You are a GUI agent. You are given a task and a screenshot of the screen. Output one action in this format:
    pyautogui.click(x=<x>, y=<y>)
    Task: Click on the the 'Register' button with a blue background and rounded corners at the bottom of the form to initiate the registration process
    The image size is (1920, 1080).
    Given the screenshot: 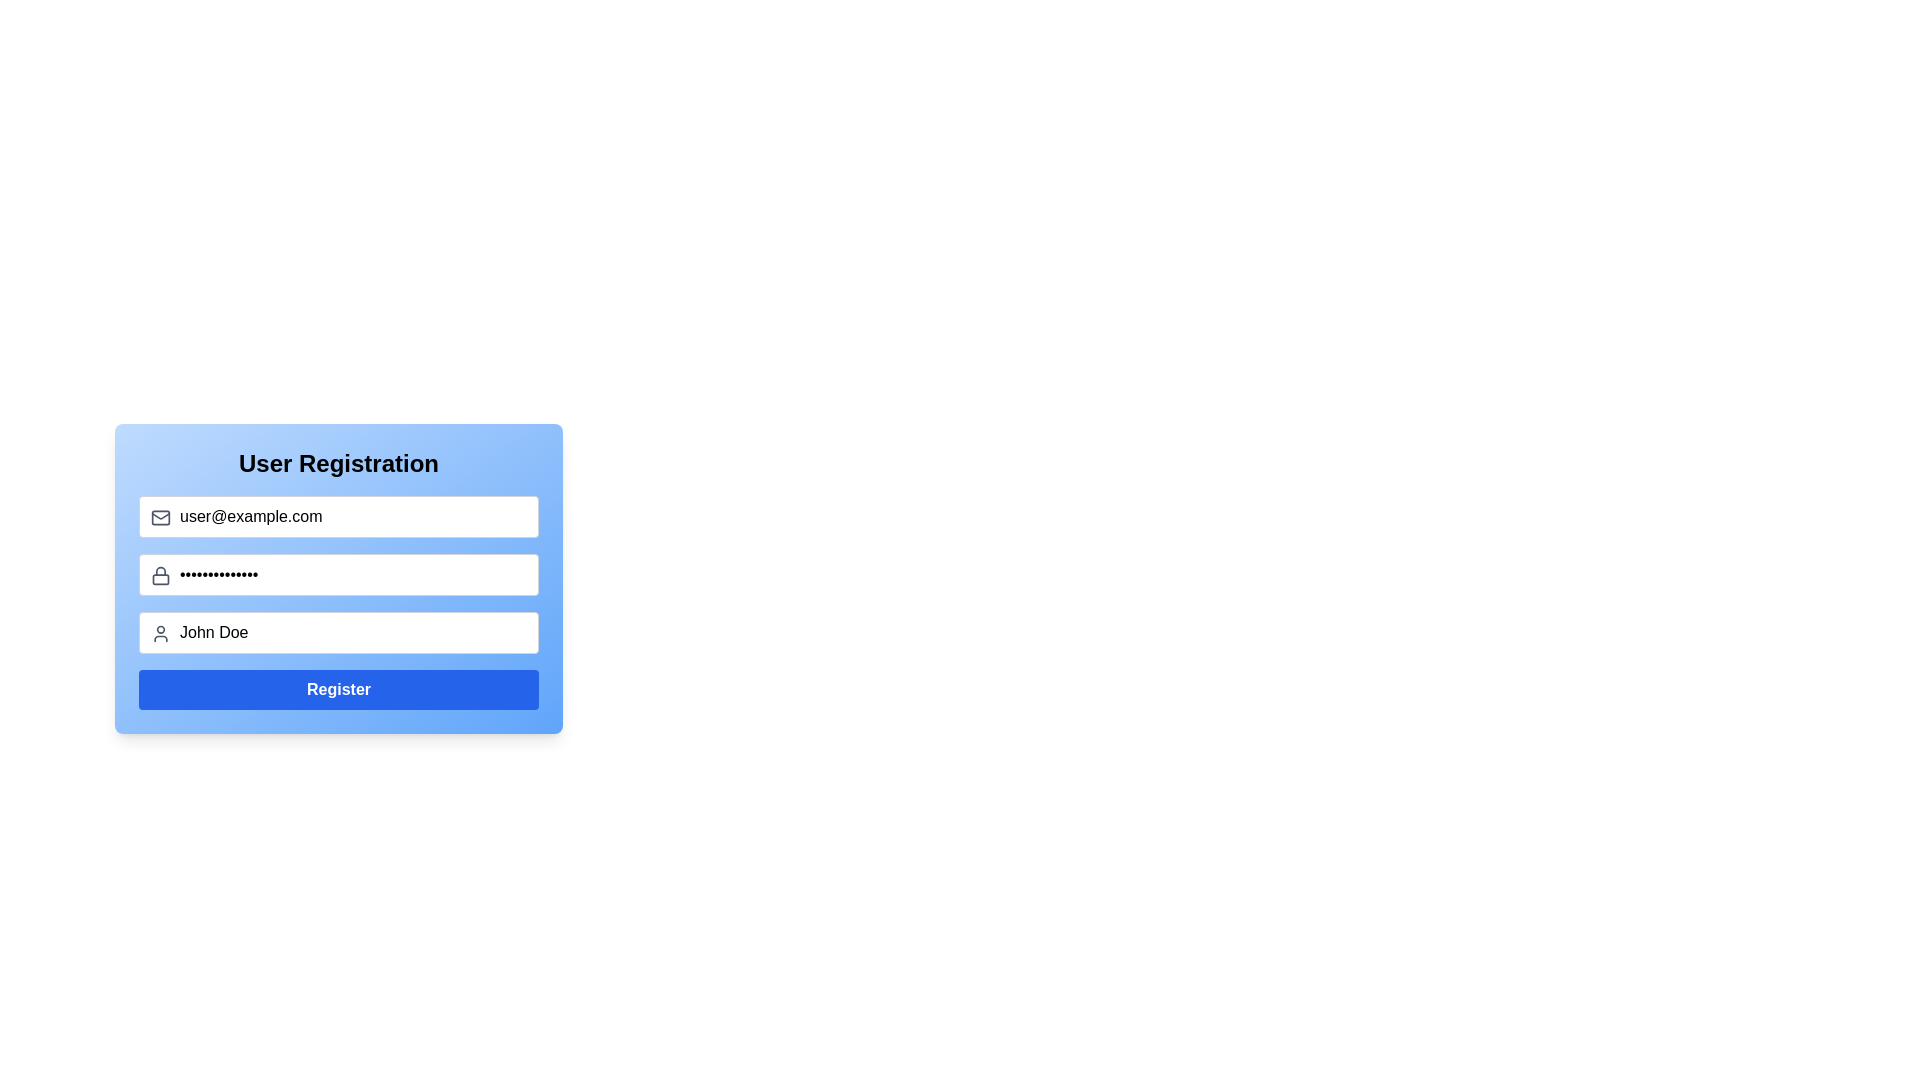 What is the action you would take?
    pyautogui.click(x=339, y=689)
    